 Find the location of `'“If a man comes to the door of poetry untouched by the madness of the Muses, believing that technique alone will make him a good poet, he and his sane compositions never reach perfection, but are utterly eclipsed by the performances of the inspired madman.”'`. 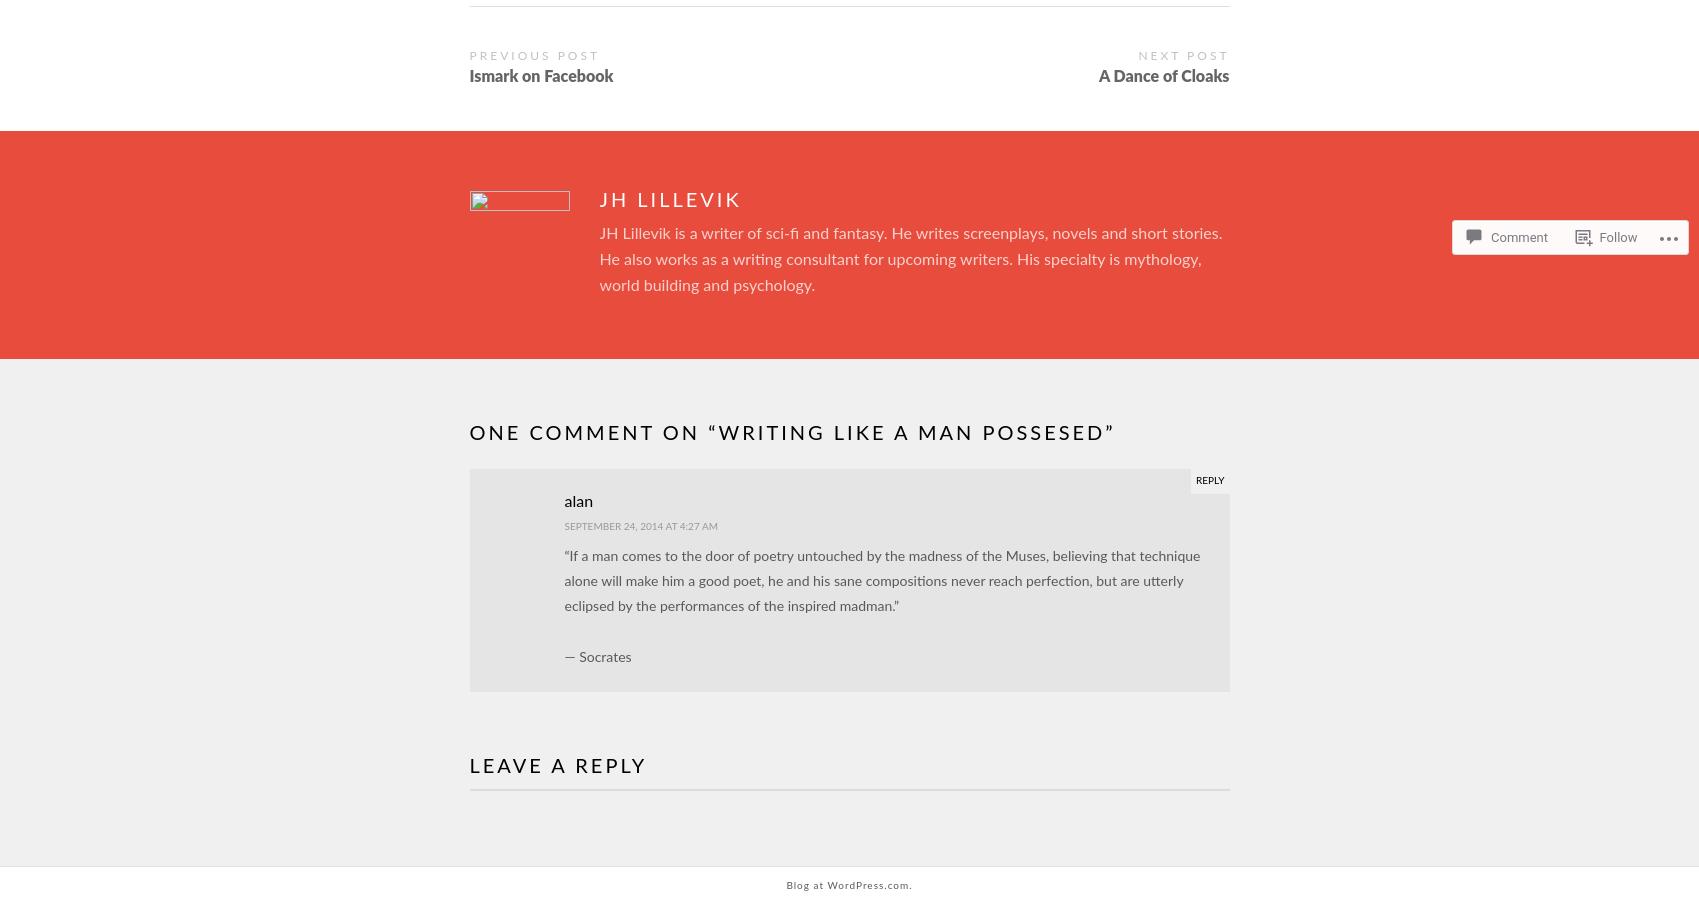

'“If a man comes to the door of poetry untouched by the madness of the Muses, believing that technique alone will make him a good poet, he and his sane compositions never reach perfection, but are utterly eclipsed by the performances of the inspired madman.”' is located at coordinates (563, 581).